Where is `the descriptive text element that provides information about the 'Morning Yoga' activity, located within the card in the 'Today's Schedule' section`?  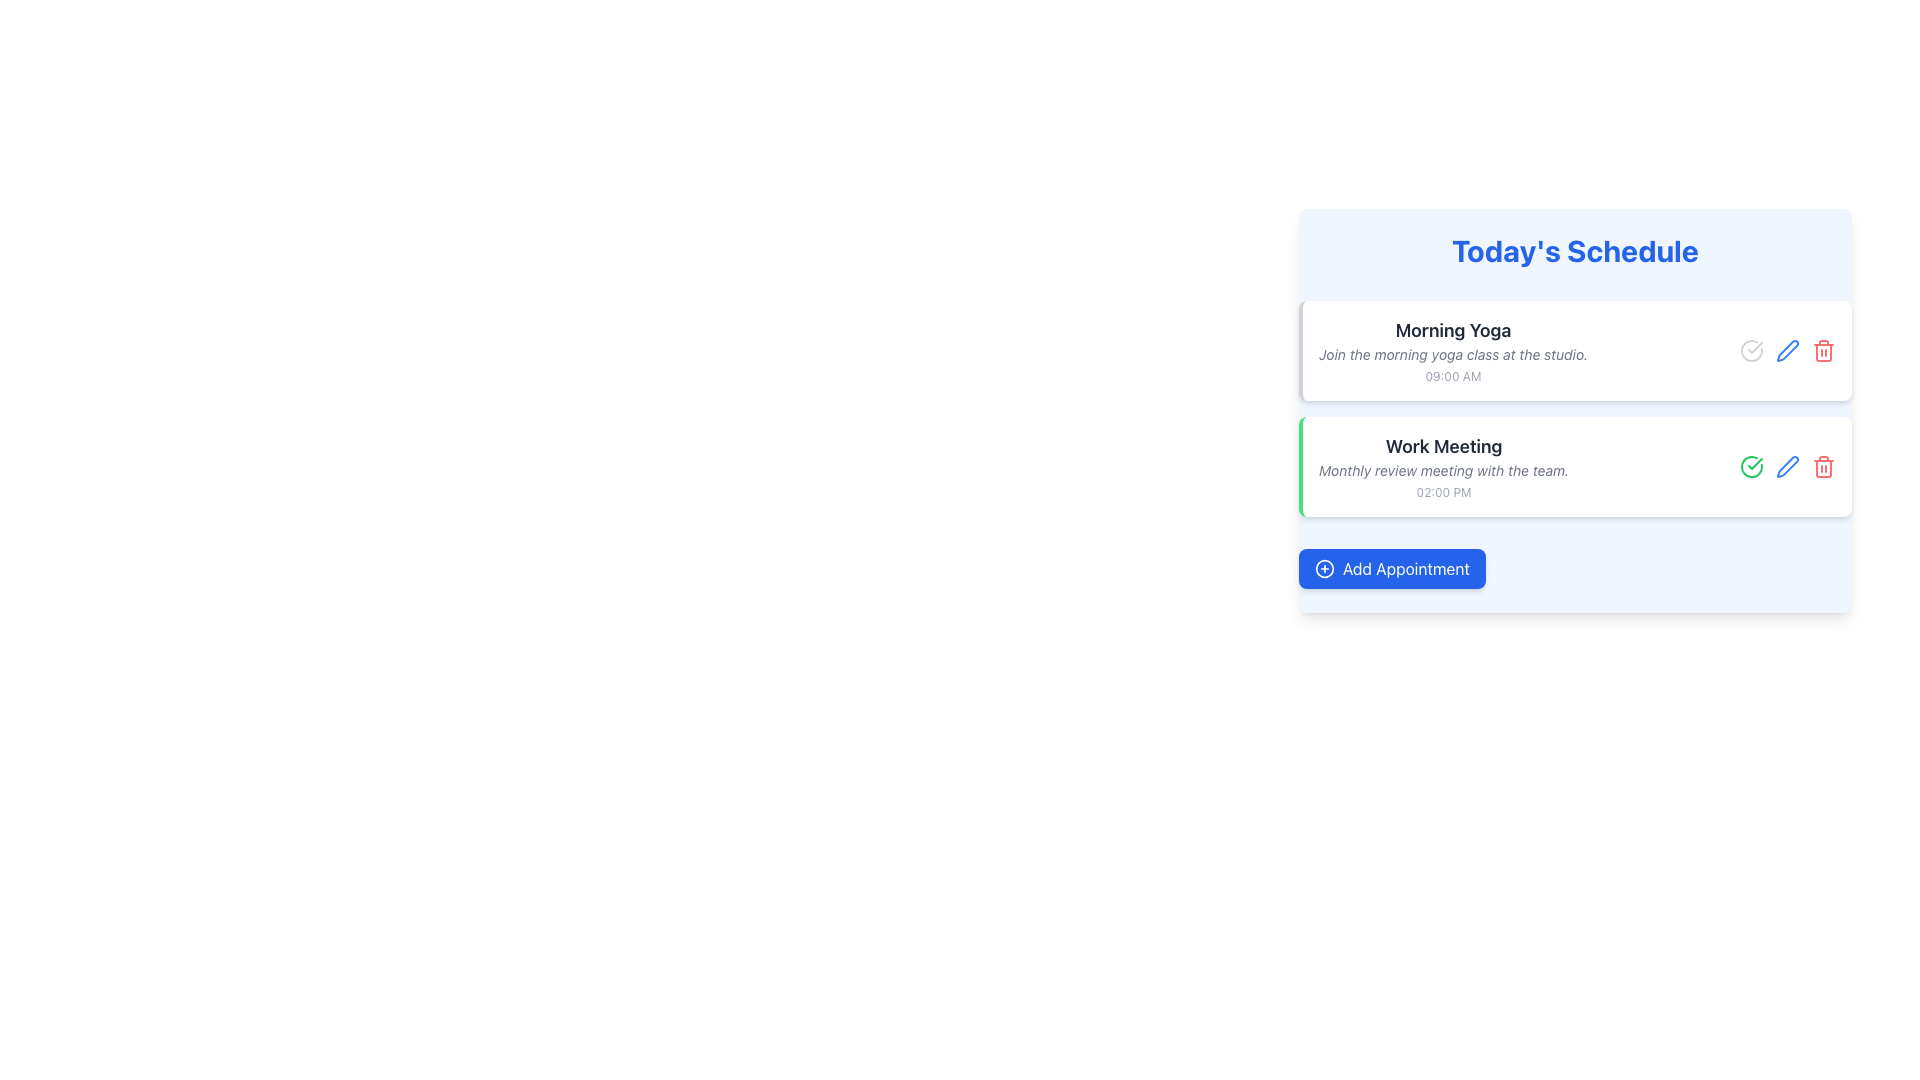
the descriptive text element that provides information about the 'Morning Yoga' activity, located within the card in the 'Today's Schedule' section is located at coordinates (1453, 353).